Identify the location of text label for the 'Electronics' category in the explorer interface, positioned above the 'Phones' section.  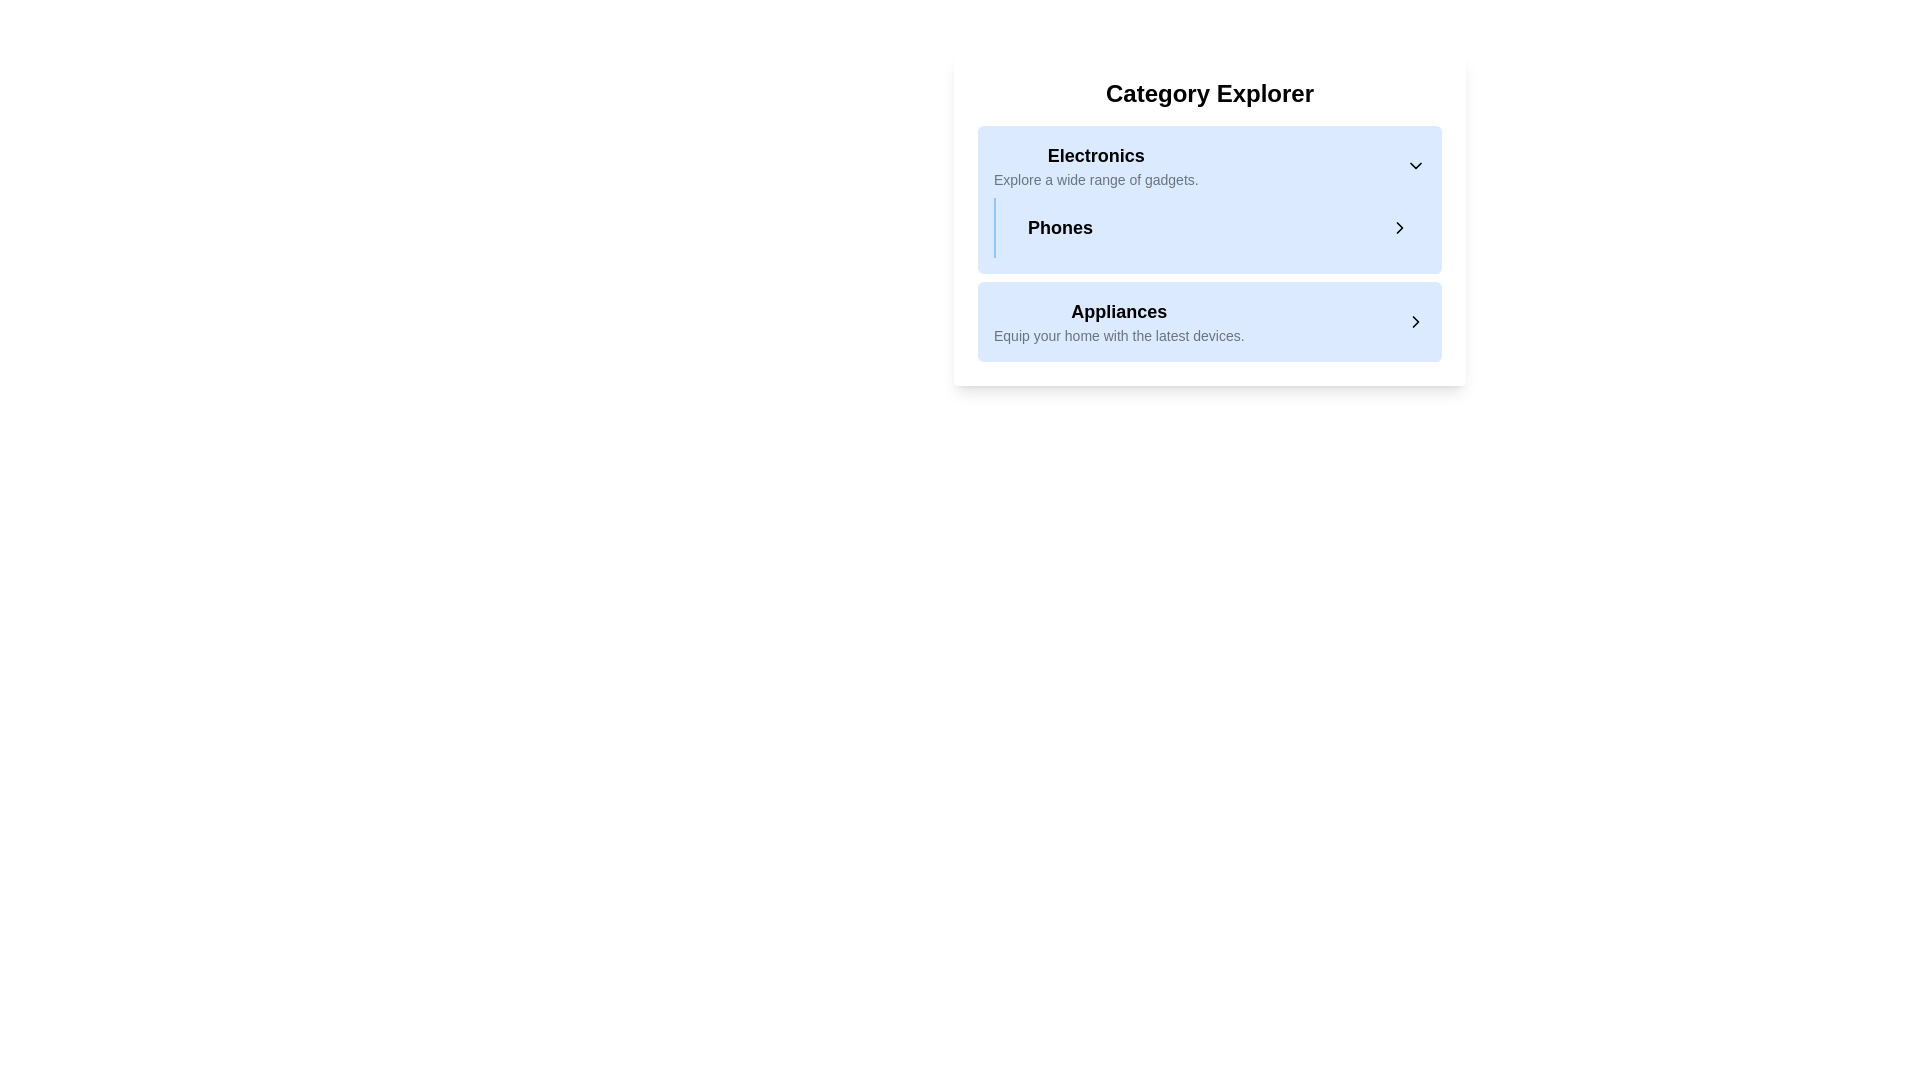
(1095, 164).